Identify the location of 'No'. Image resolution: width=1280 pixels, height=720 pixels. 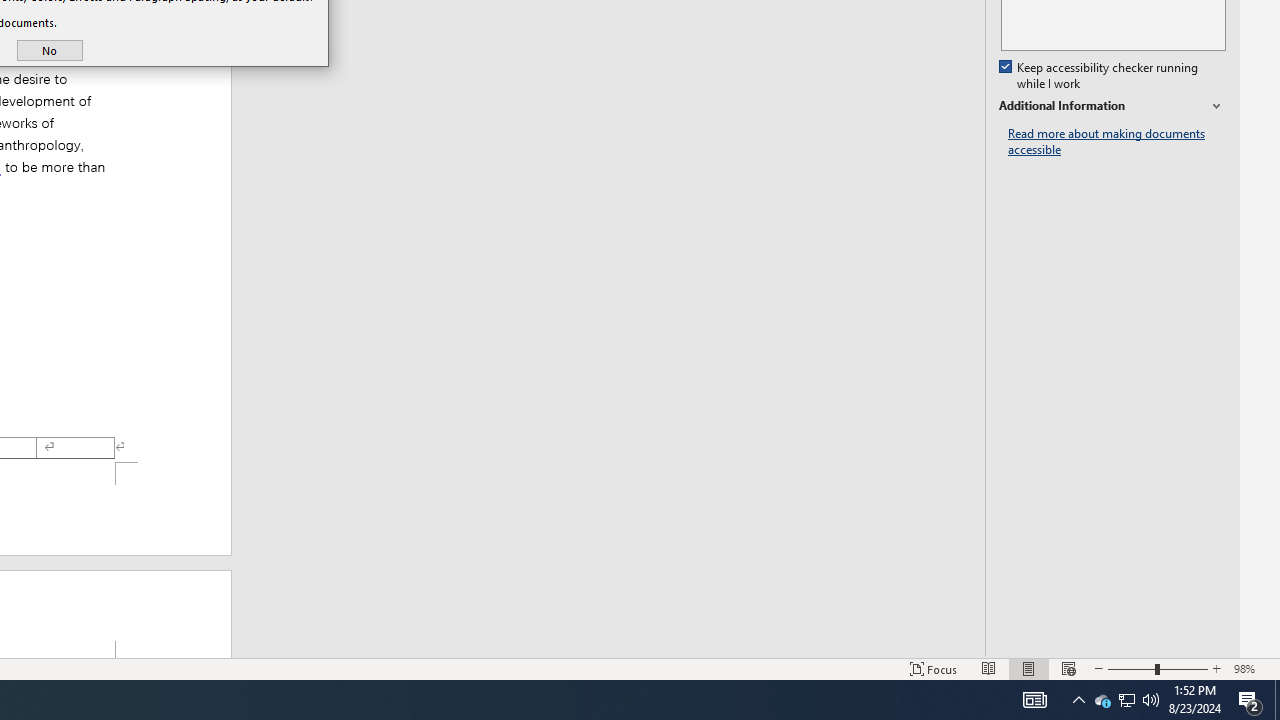
(49, 49).